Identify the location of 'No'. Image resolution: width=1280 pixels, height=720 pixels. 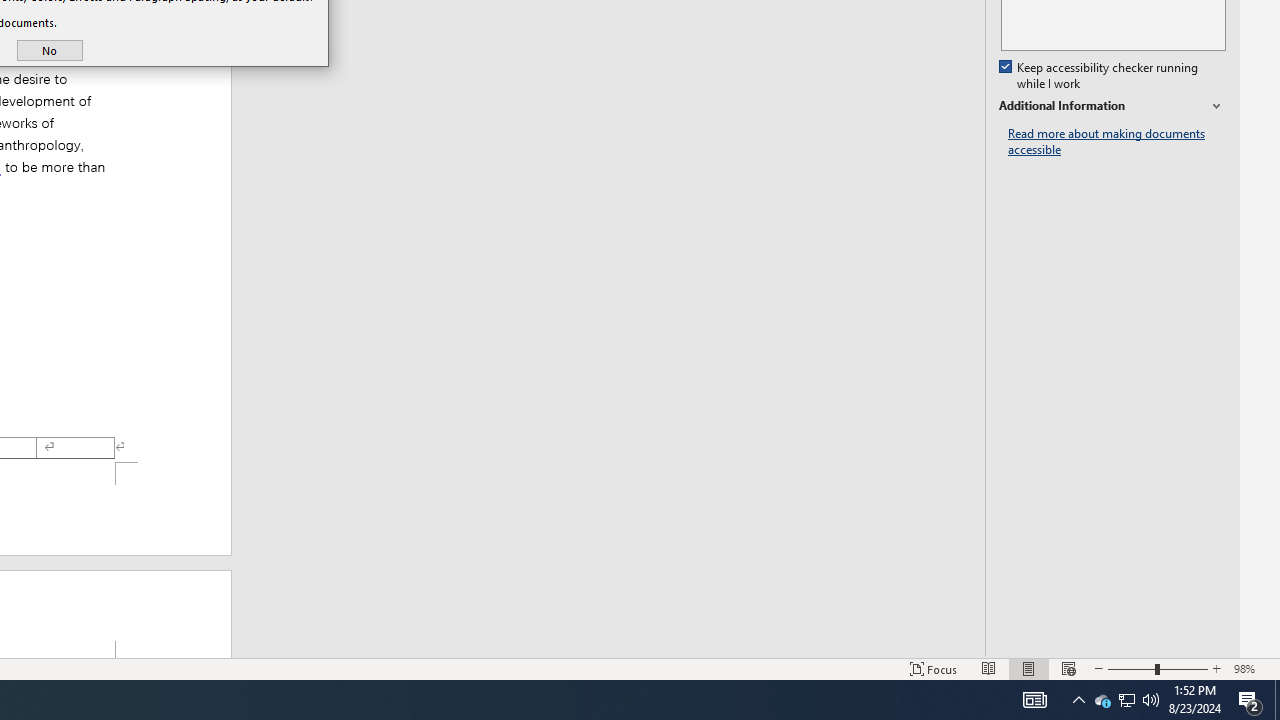
(49, 49).